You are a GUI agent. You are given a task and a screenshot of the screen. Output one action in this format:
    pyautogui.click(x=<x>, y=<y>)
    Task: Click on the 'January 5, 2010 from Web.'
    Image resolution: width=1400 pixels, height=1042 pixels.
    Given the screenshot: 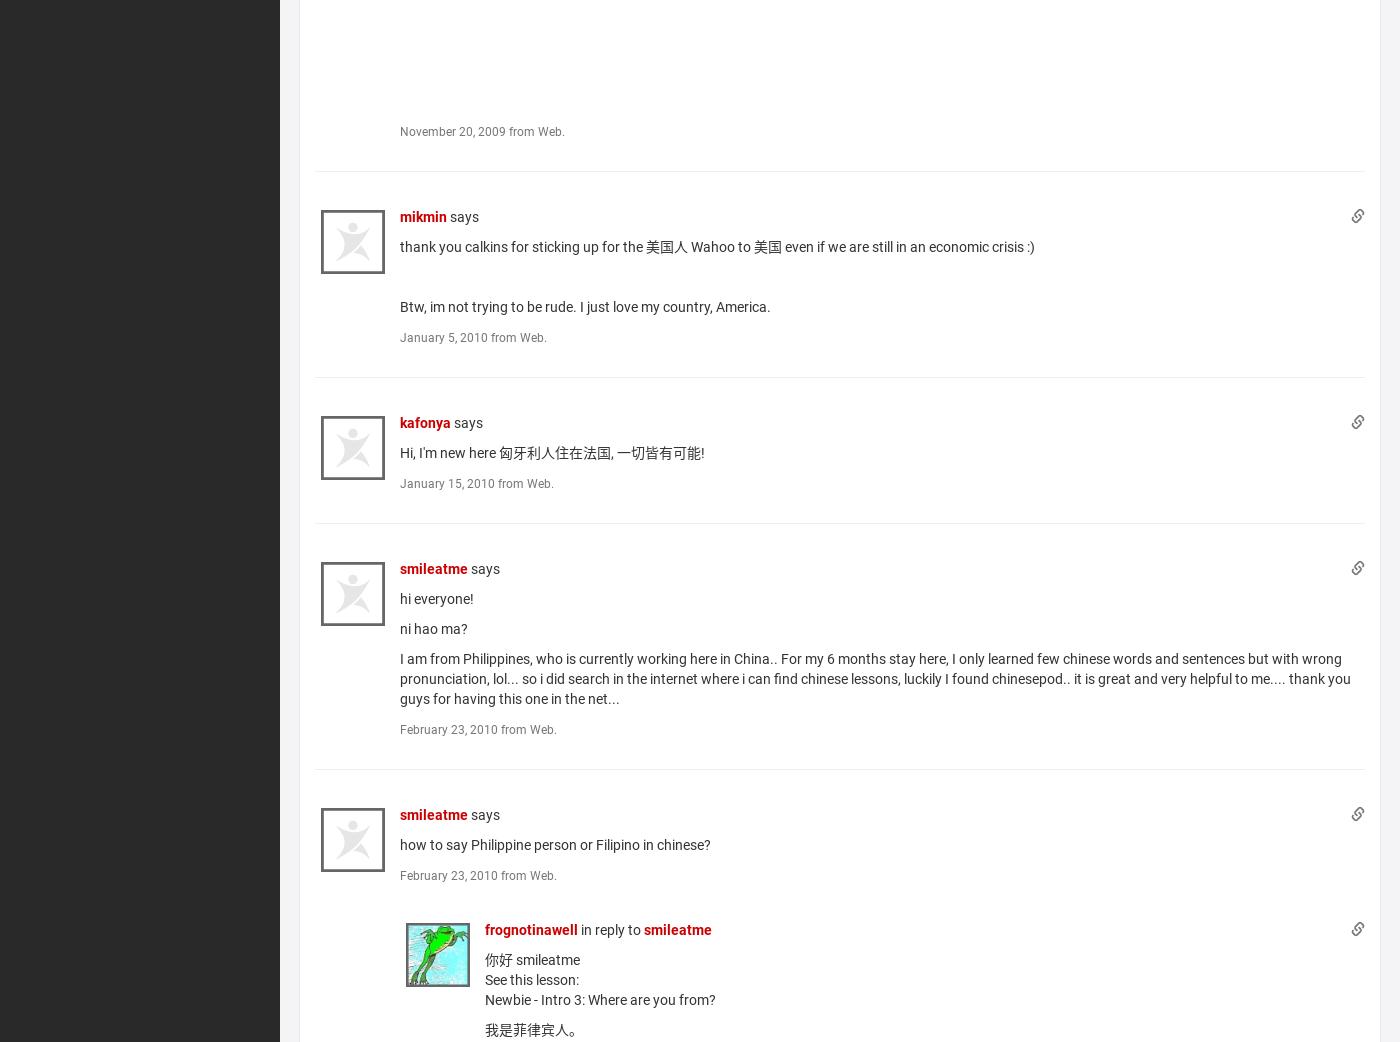 What is the action you would take?
    pyautogui.click(x=398, y=336)
    